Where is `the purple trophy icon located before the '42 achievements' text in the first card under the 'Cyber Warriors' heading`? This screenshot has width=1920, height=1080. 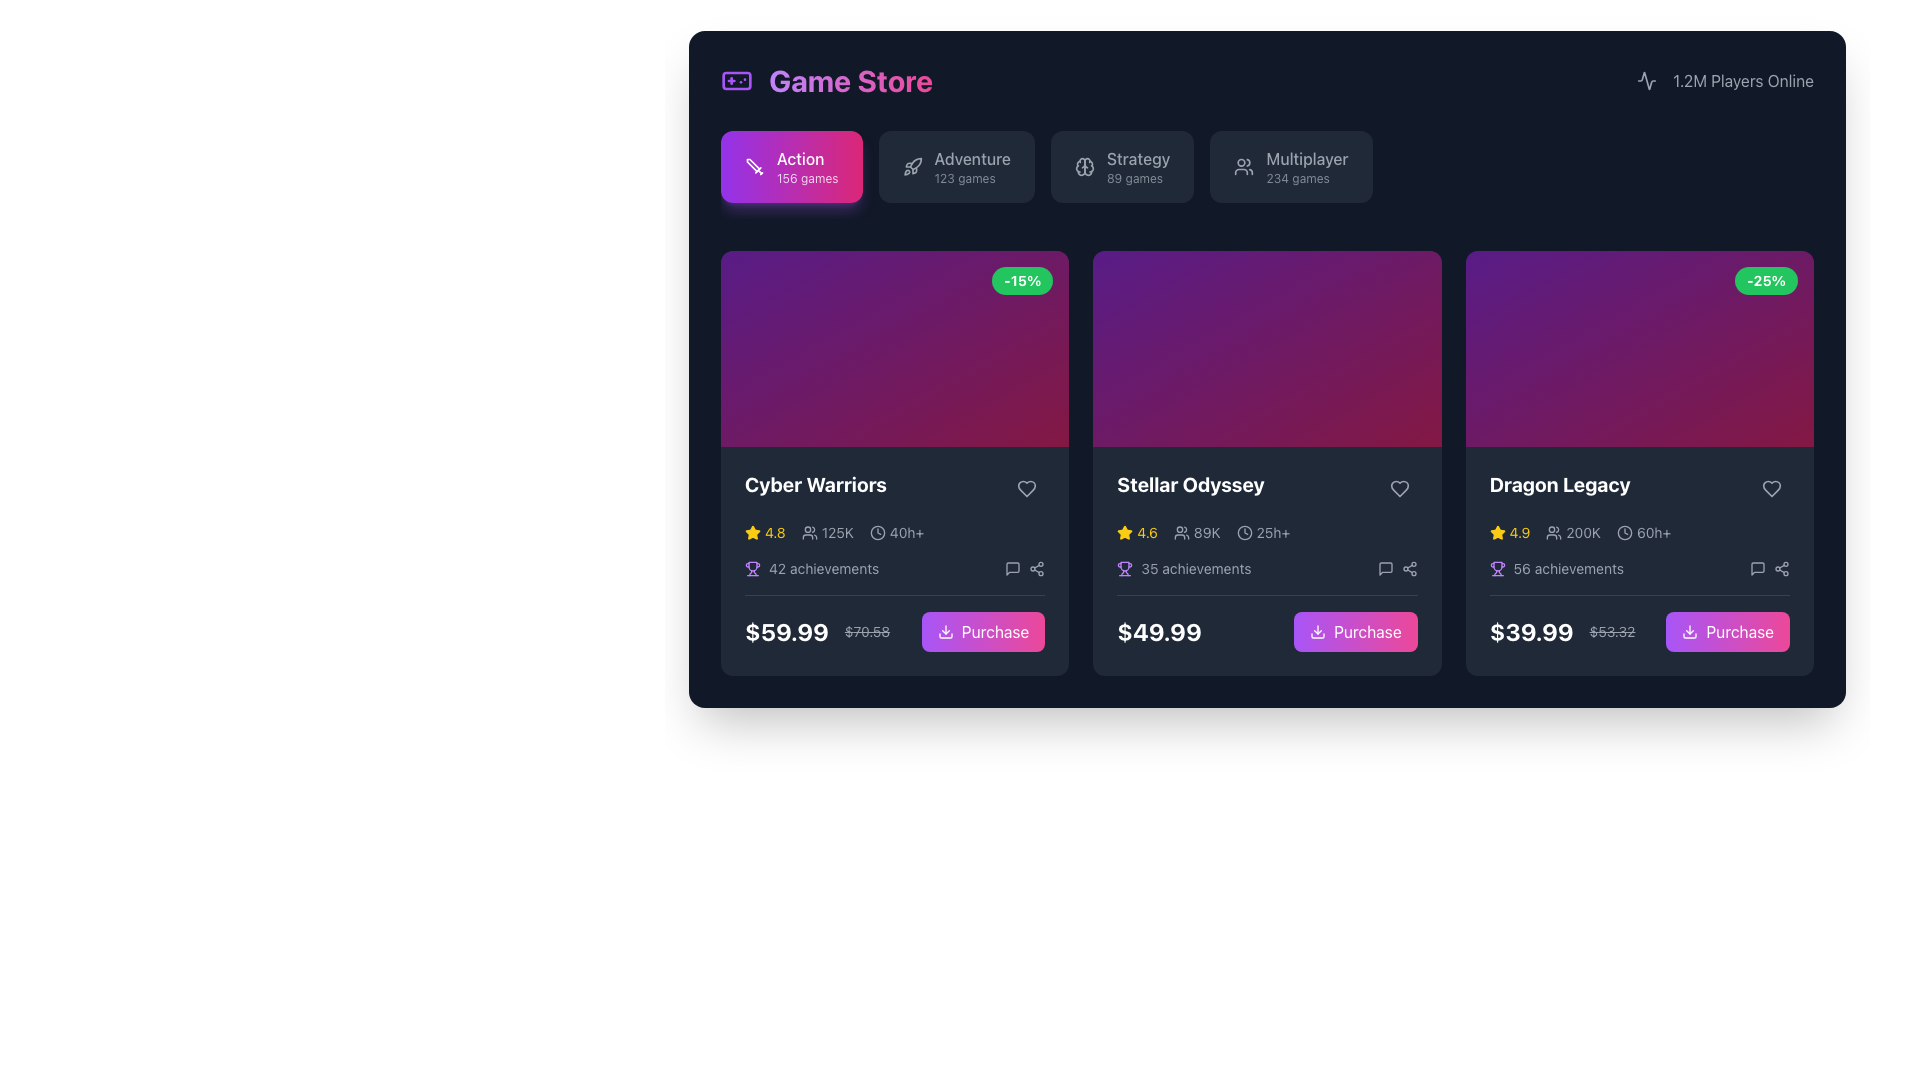
the purple trophy icon located before the '42 achievements' text in the first card under the 'Cyber Warriors' heading is located at coordinates (752, 567).